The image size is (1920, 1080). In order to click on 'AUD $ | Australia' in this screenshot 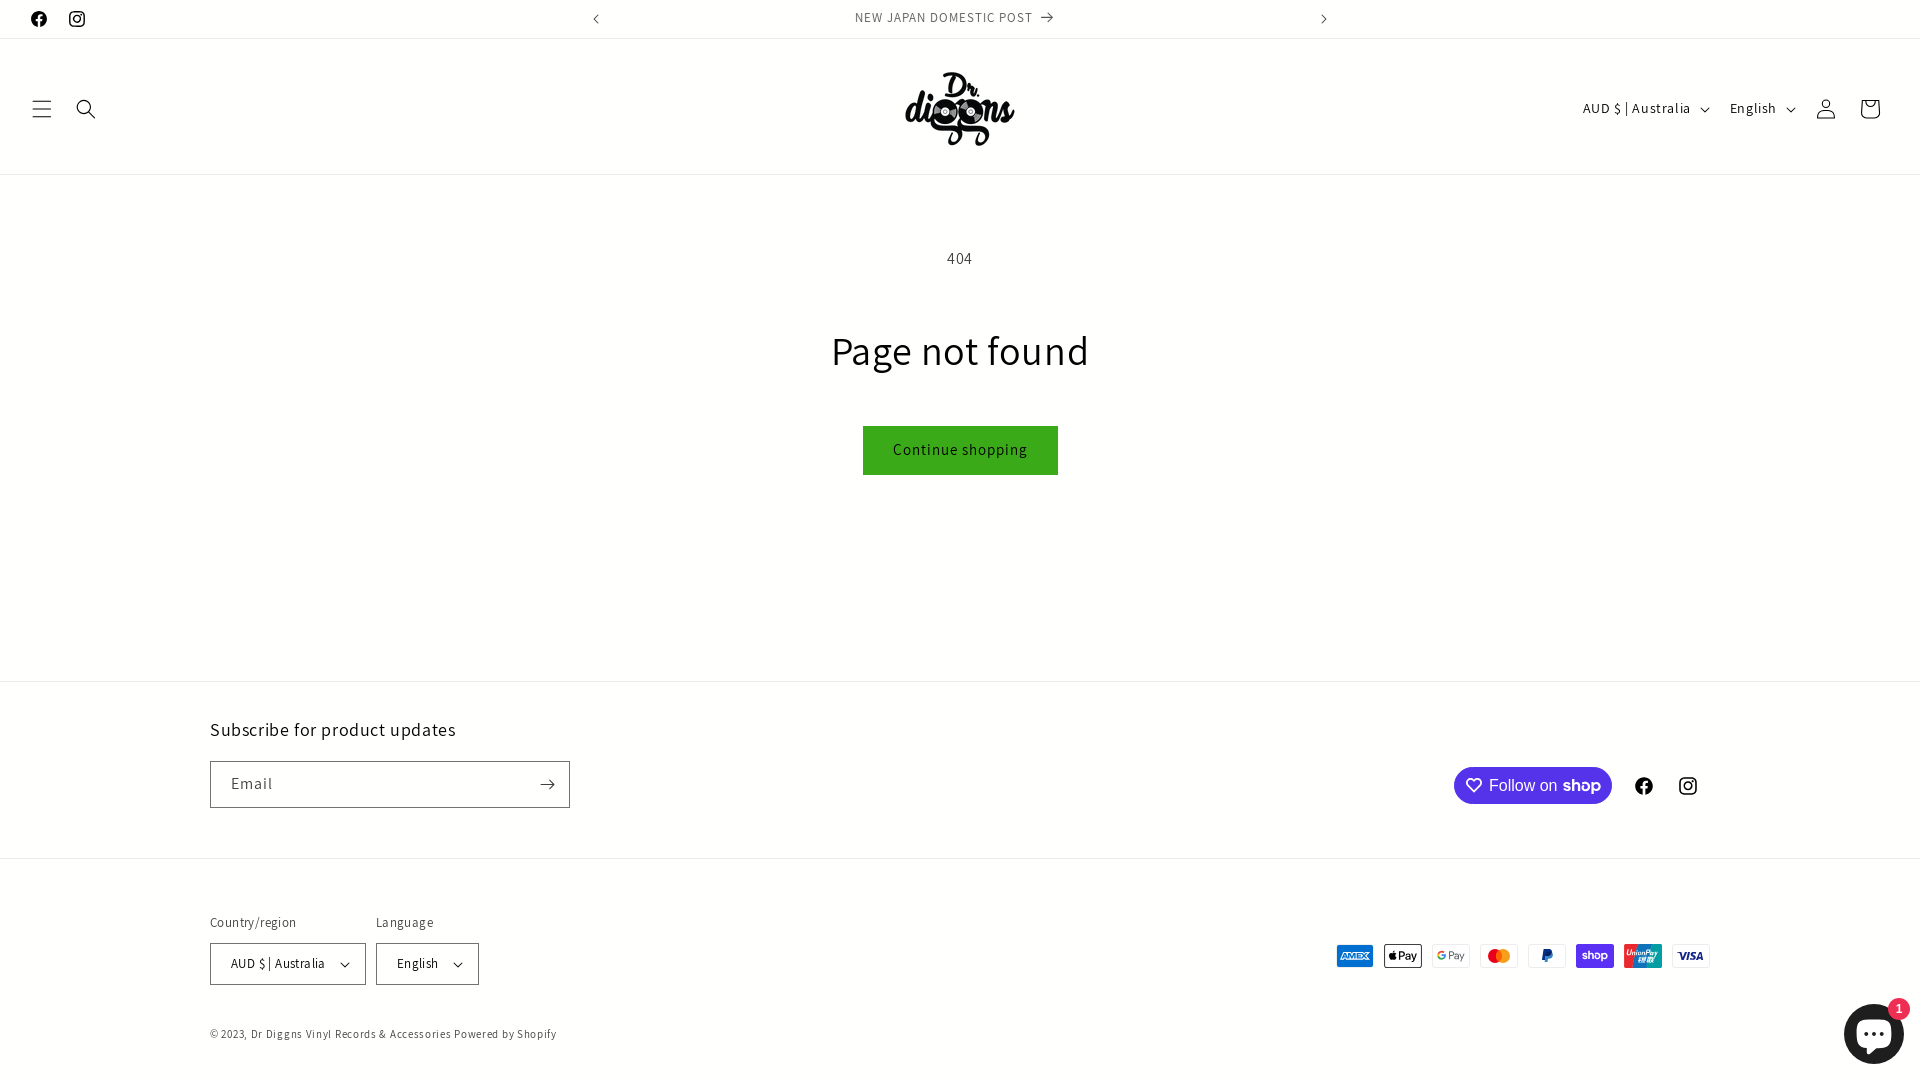, I will do `click(1644, 108)`.